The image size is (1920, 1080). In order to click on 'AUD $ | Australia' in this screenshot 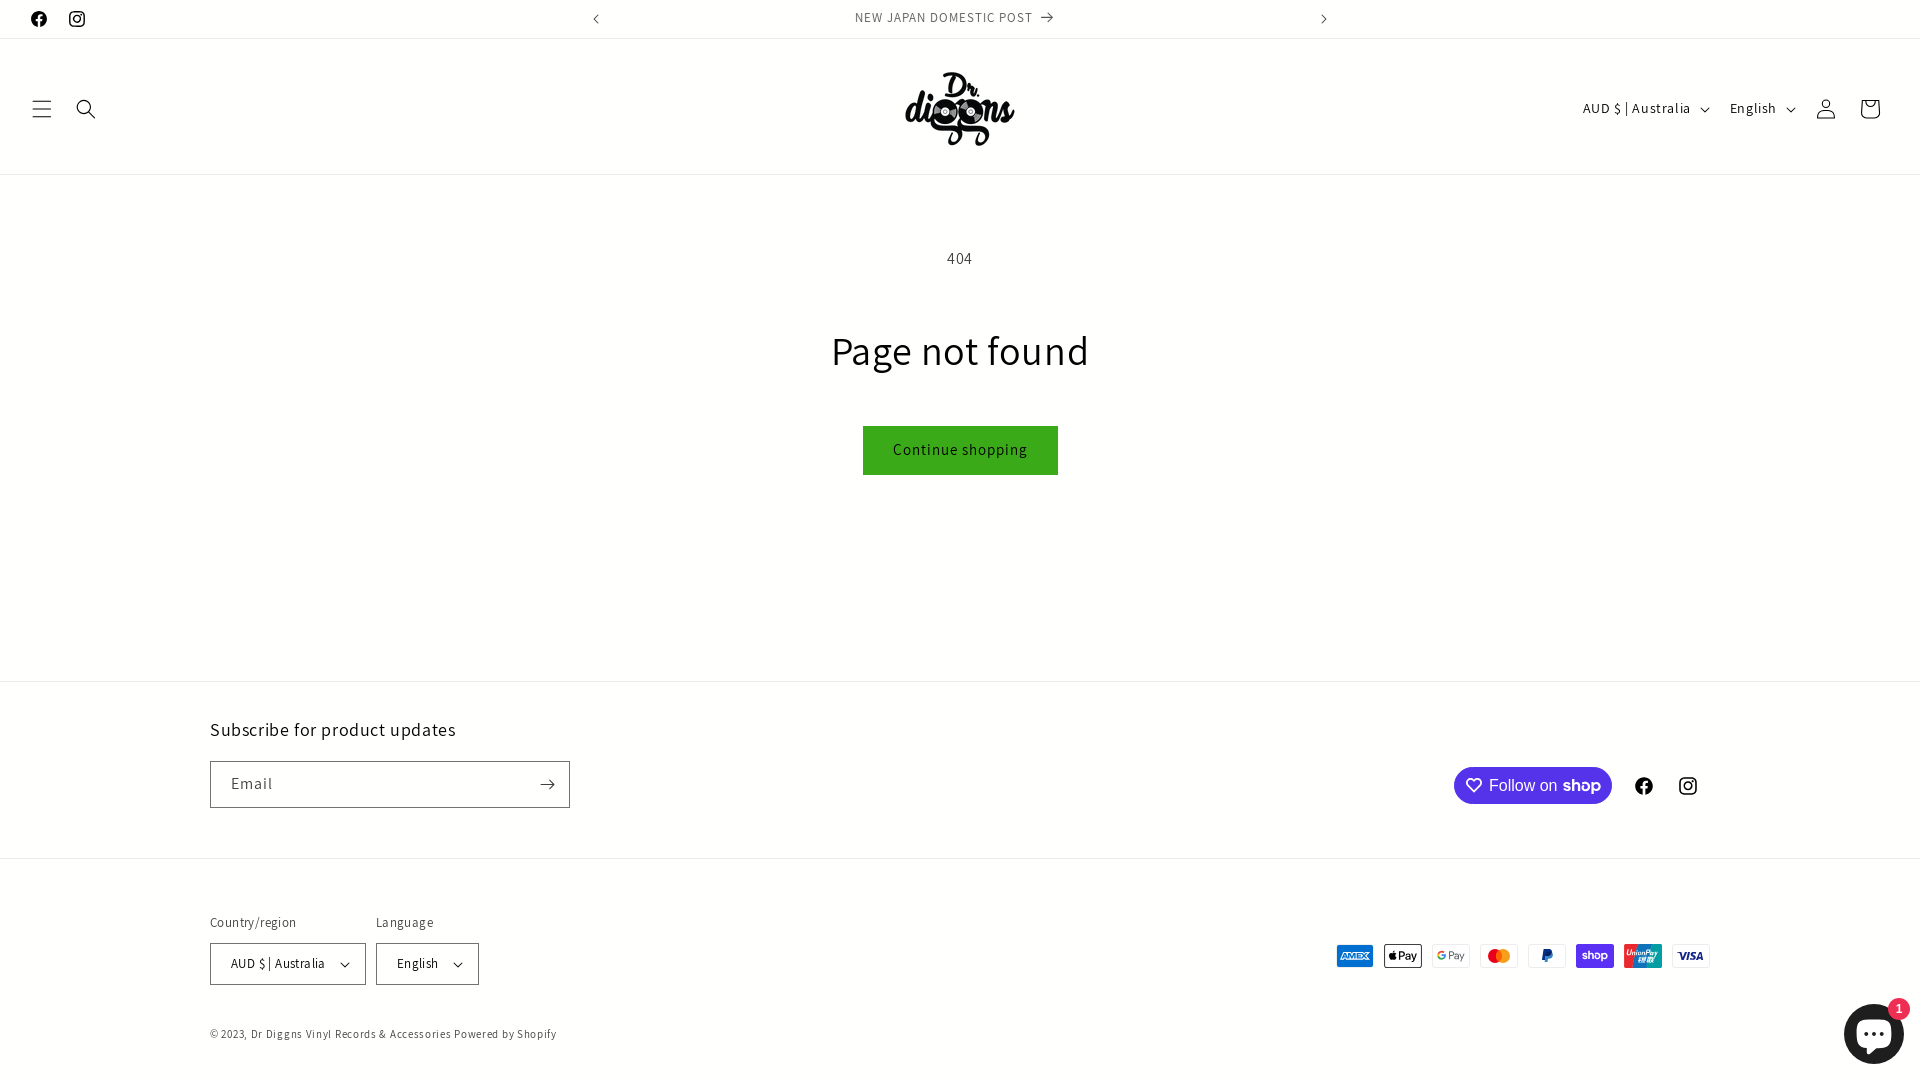, I will do `click(1644, 108)`.